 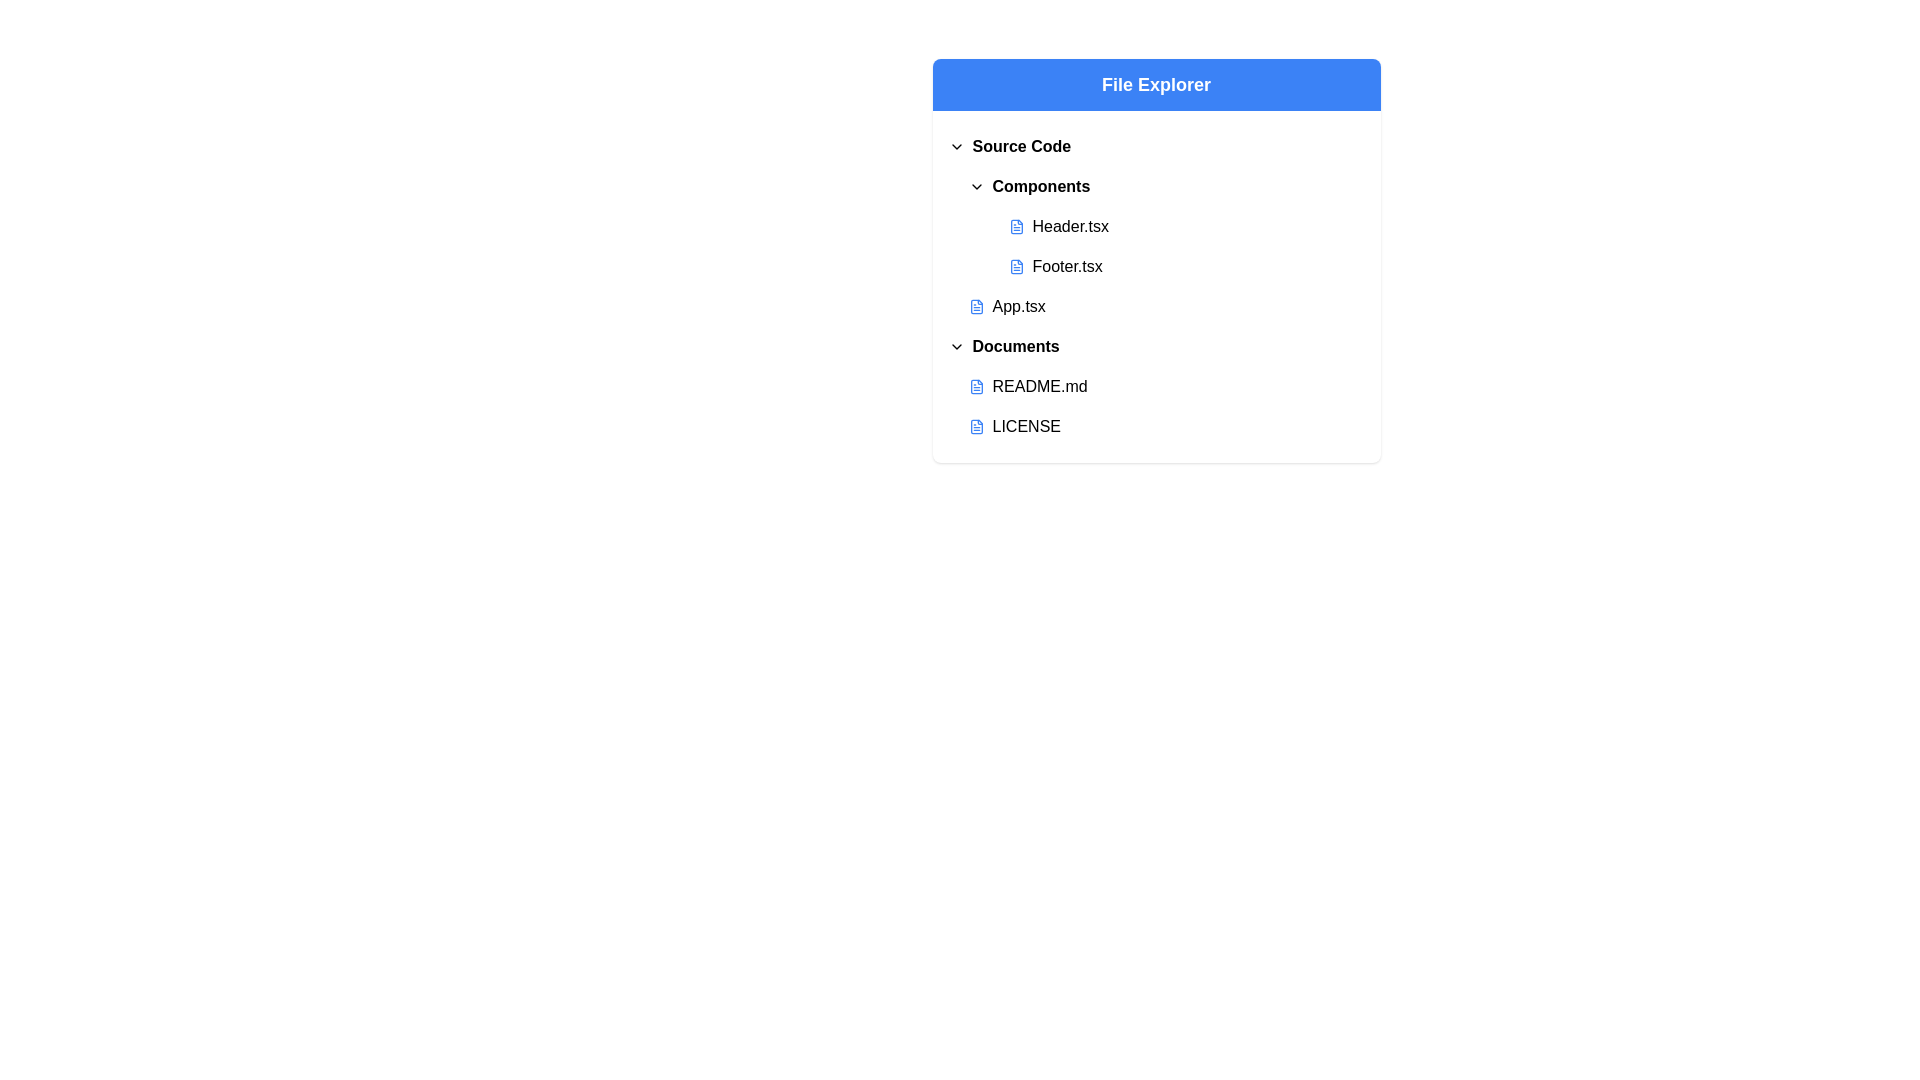 I want to click on the 'Documents' label in the file explorer to interact with its related functionality, so click(x=1016, y=346).